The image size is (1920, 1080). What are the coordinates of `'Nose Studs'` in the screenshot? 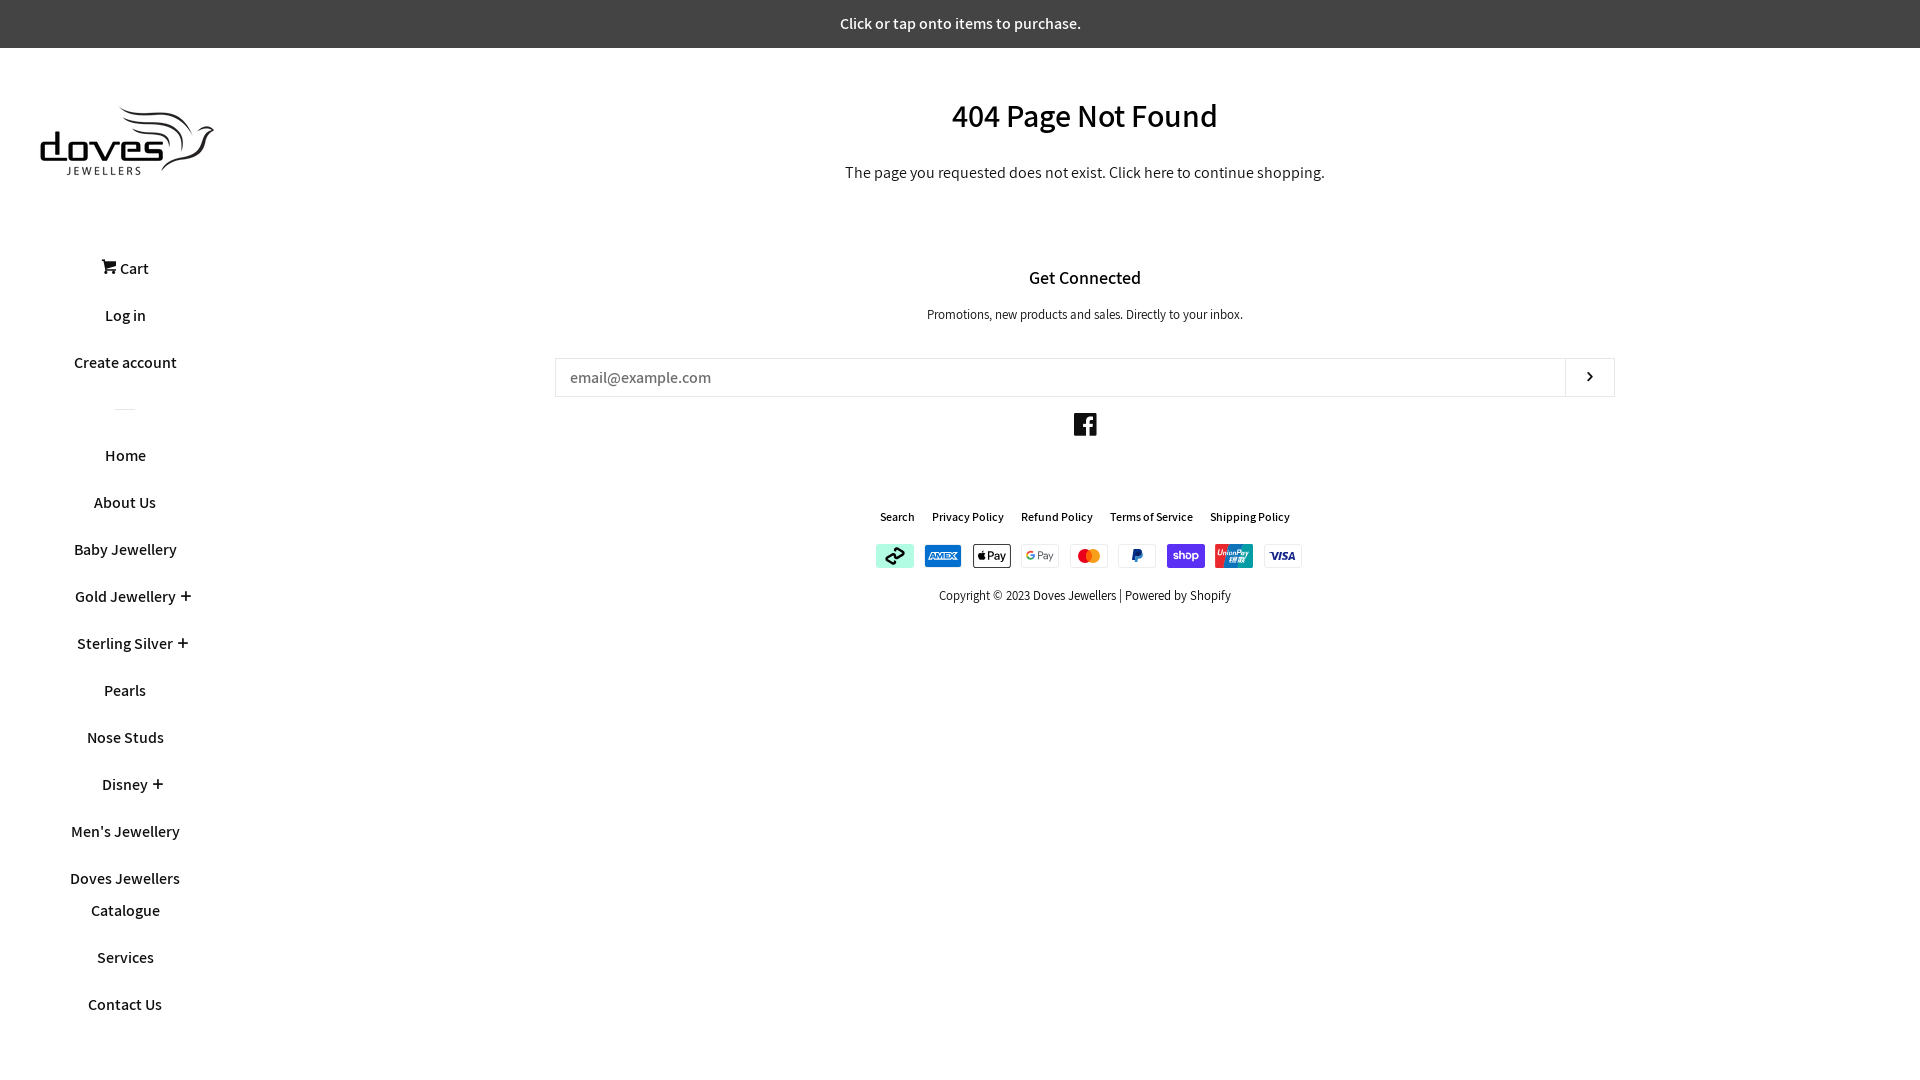 It's located at (123, 745).